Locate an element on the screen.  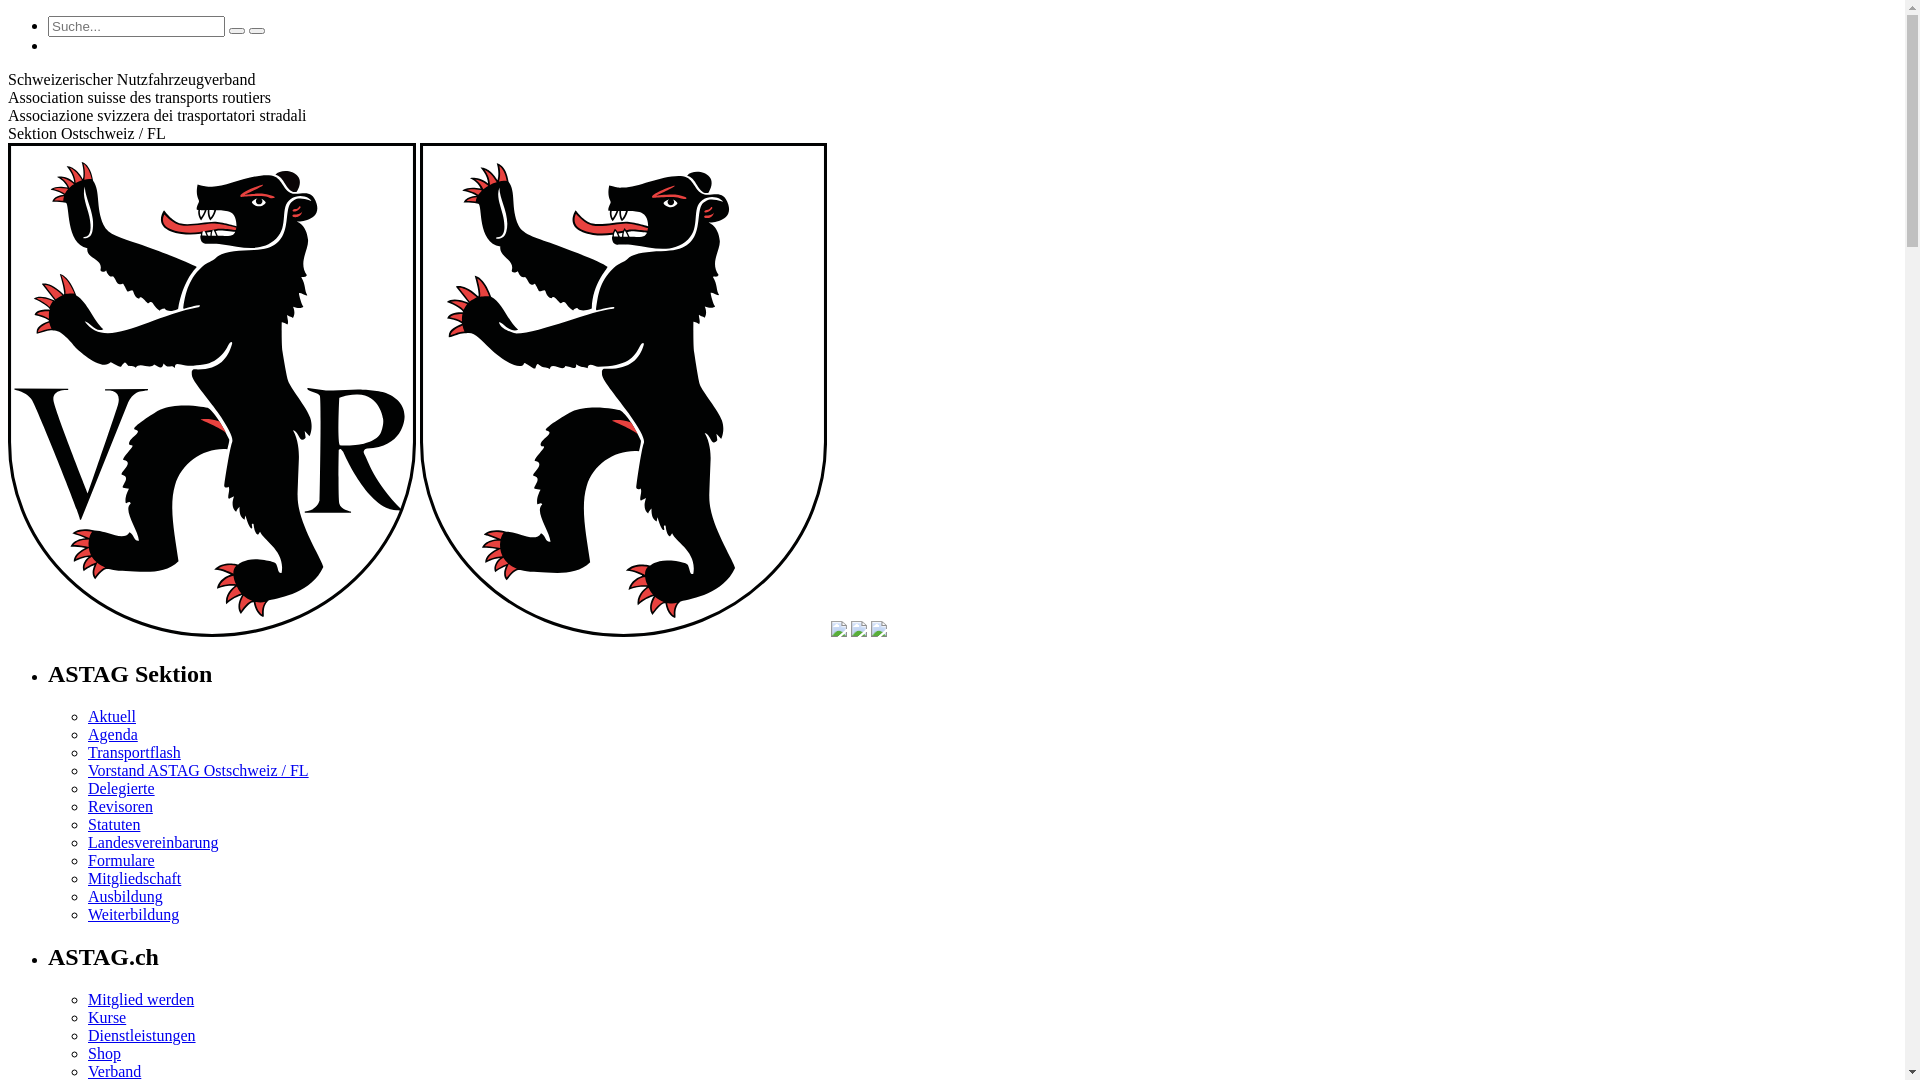
'Weiterbildung' is located at coordinates (132, 914).